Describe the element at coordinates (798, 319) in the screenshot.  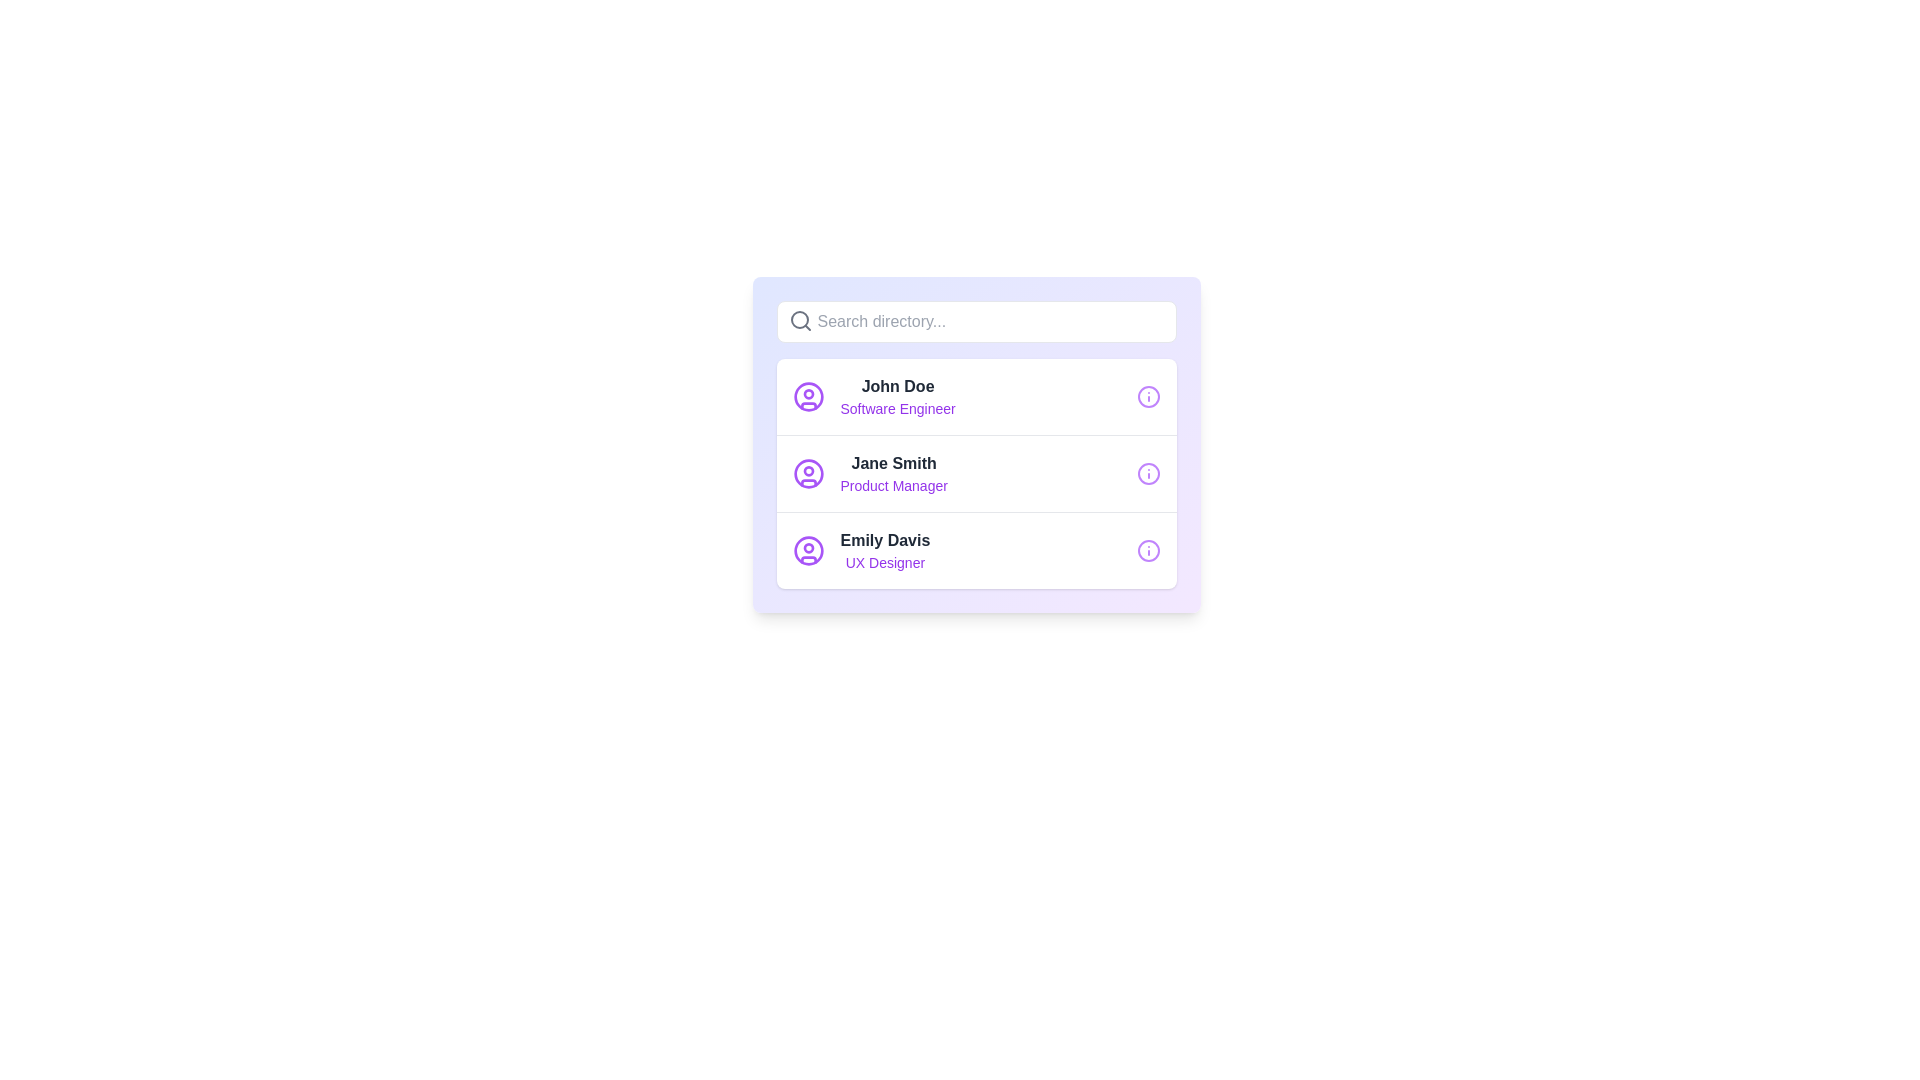
I see `the circular graphical element that is part of the composite search icon, located at the top-left corner of the search interface inside the search box` at that location.